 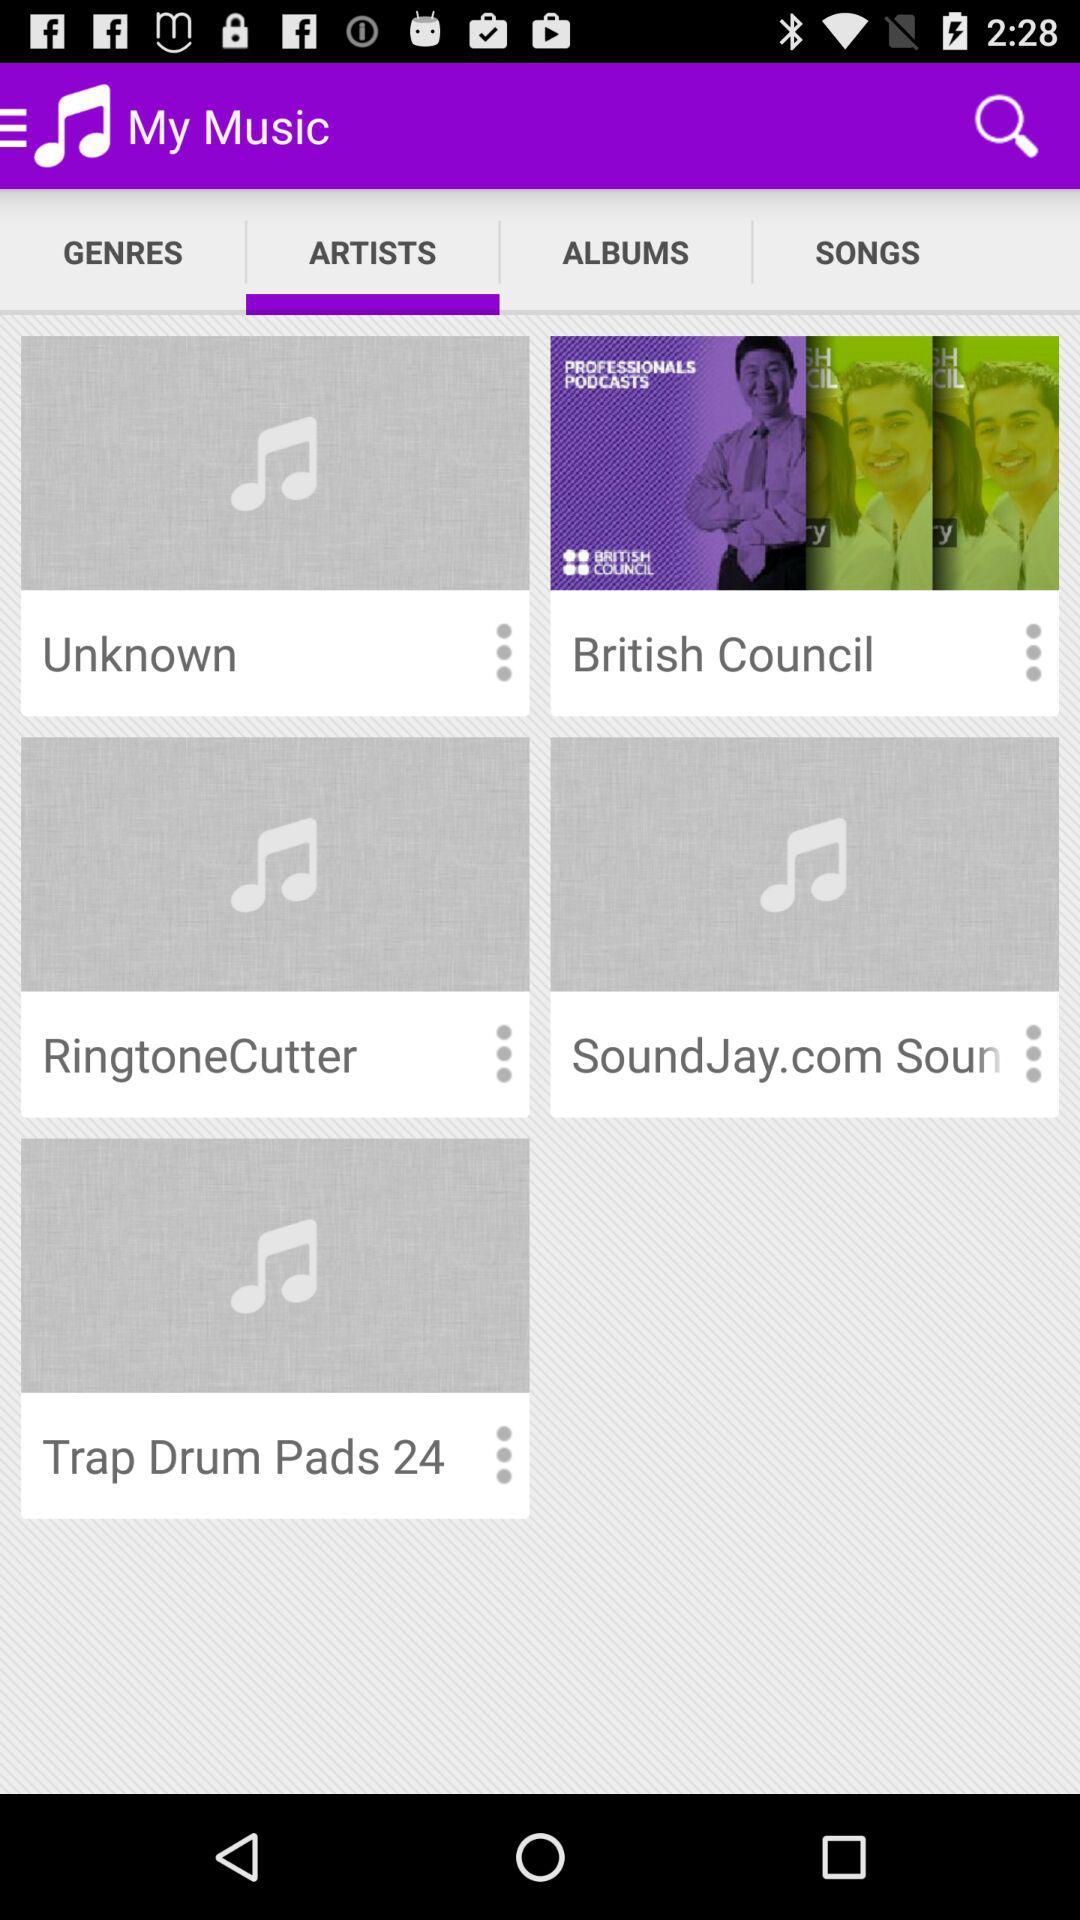 What do you see at coordinates (502, 1455) in the screenshot?
I see `information view option` at bounding box center [502, 1455].